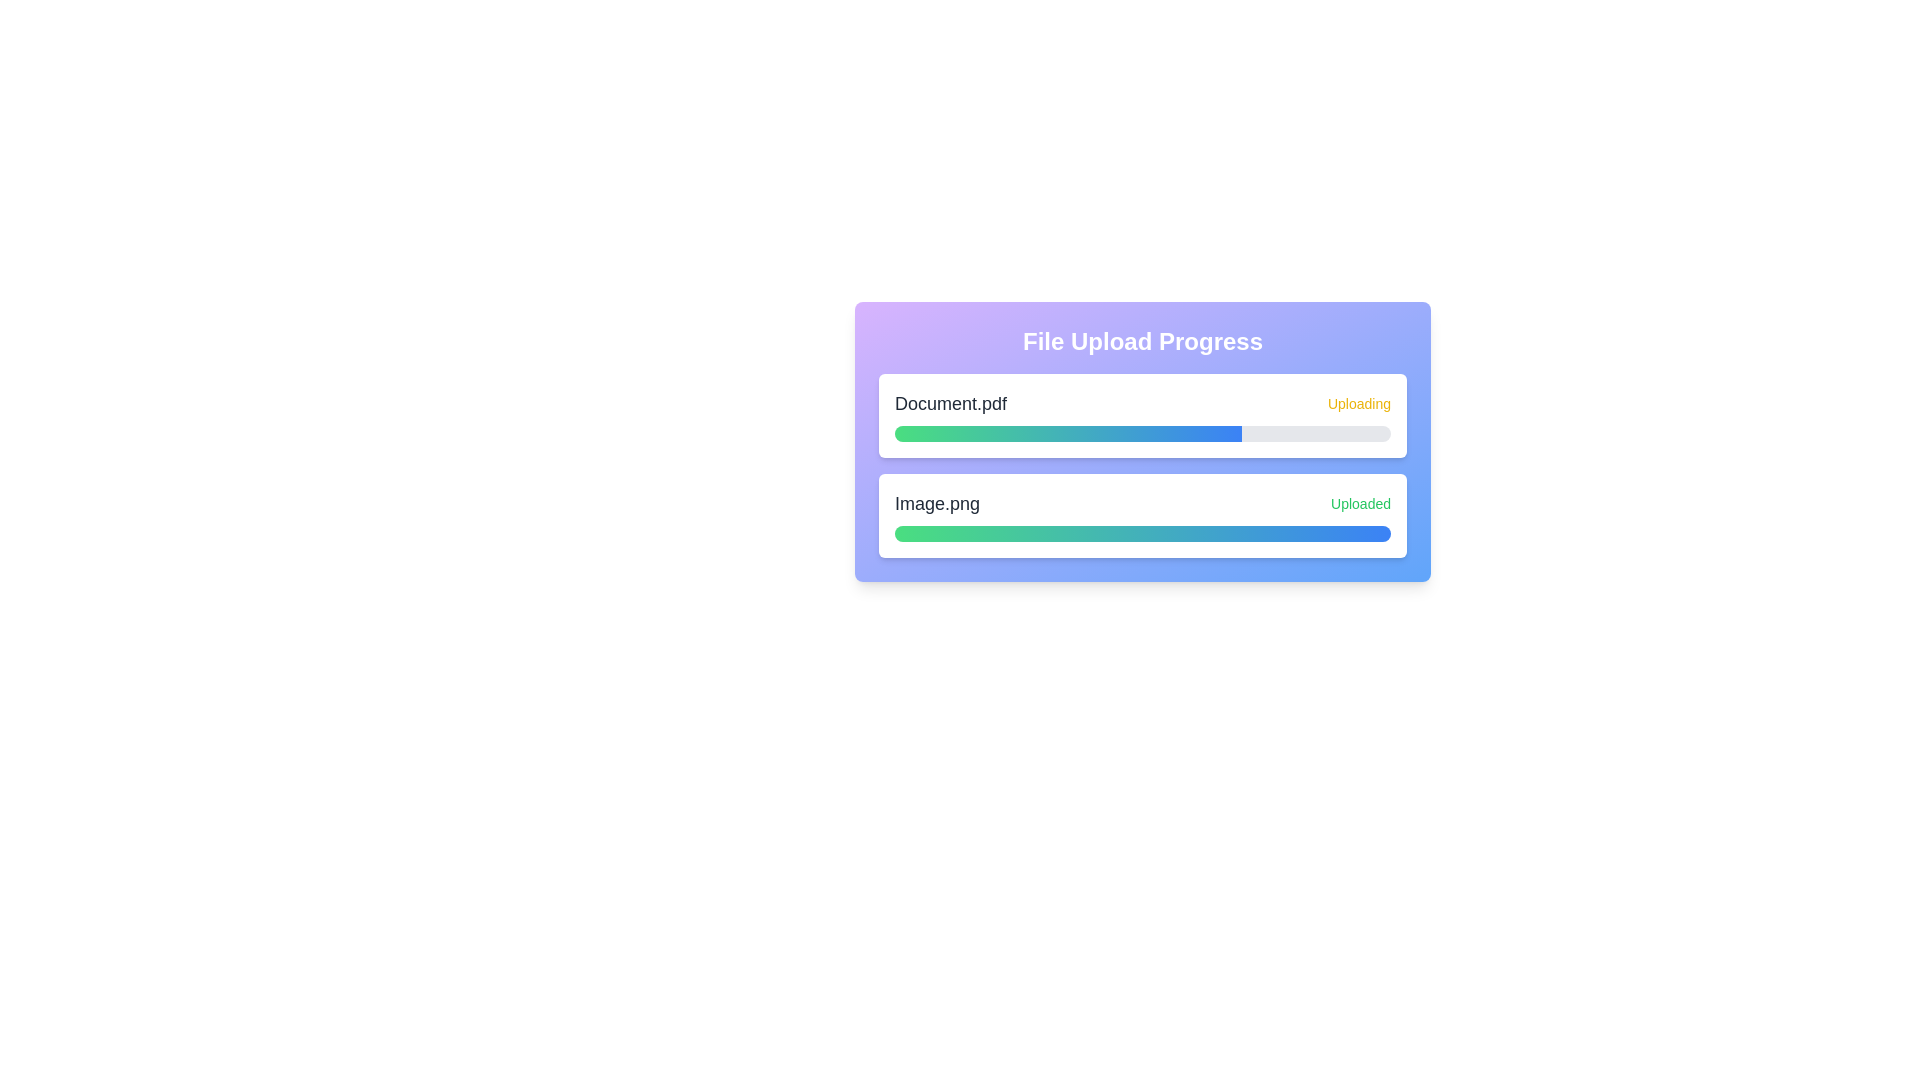  Describe the element at coordinates (1067, 433) in the screenshot. I see `the progress bar for 'Document.pdf' to reveal tooltip information` at that location.